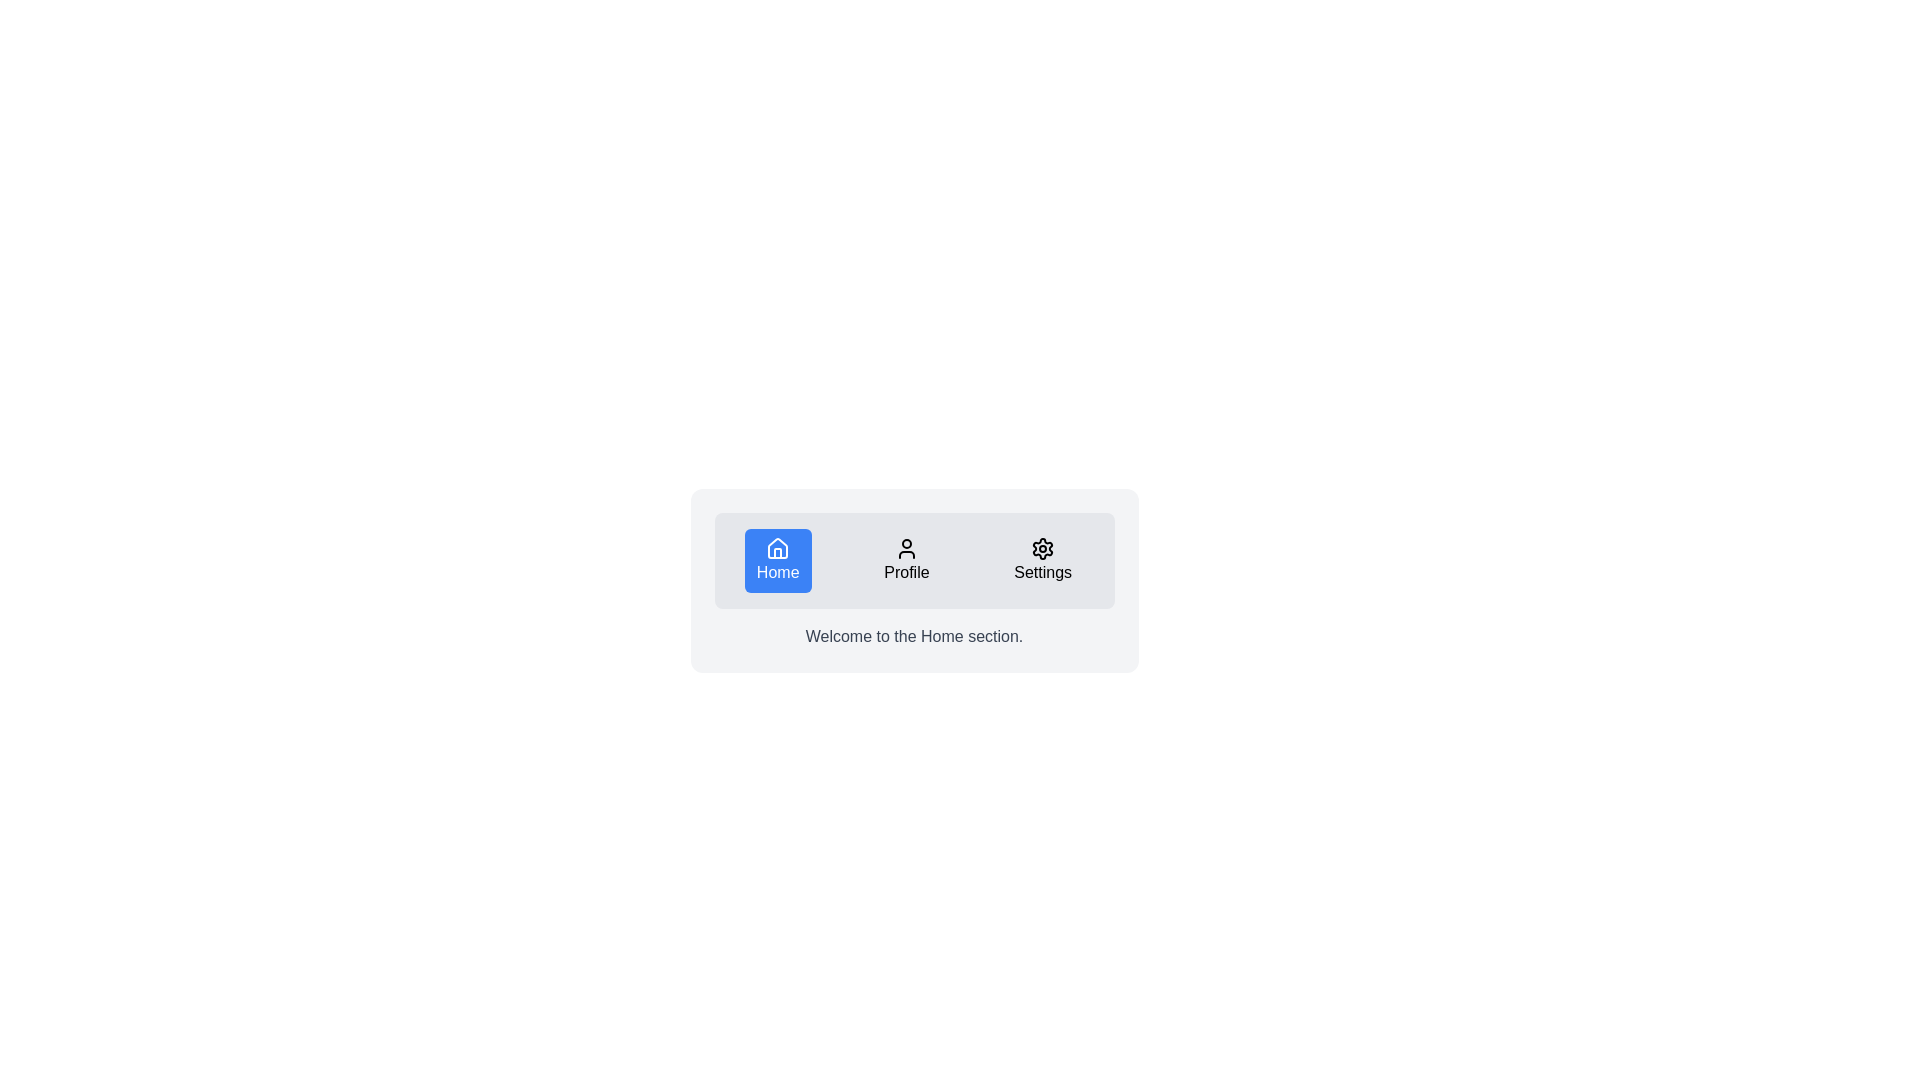  What do you see at coordinates (913, 636) in the screenshot?
I see `text block containing 'Welcome to the Home section.' which is centrally aligned in gray font on a light background, located directly below the navigation menu` at bounding box center [913, 636].